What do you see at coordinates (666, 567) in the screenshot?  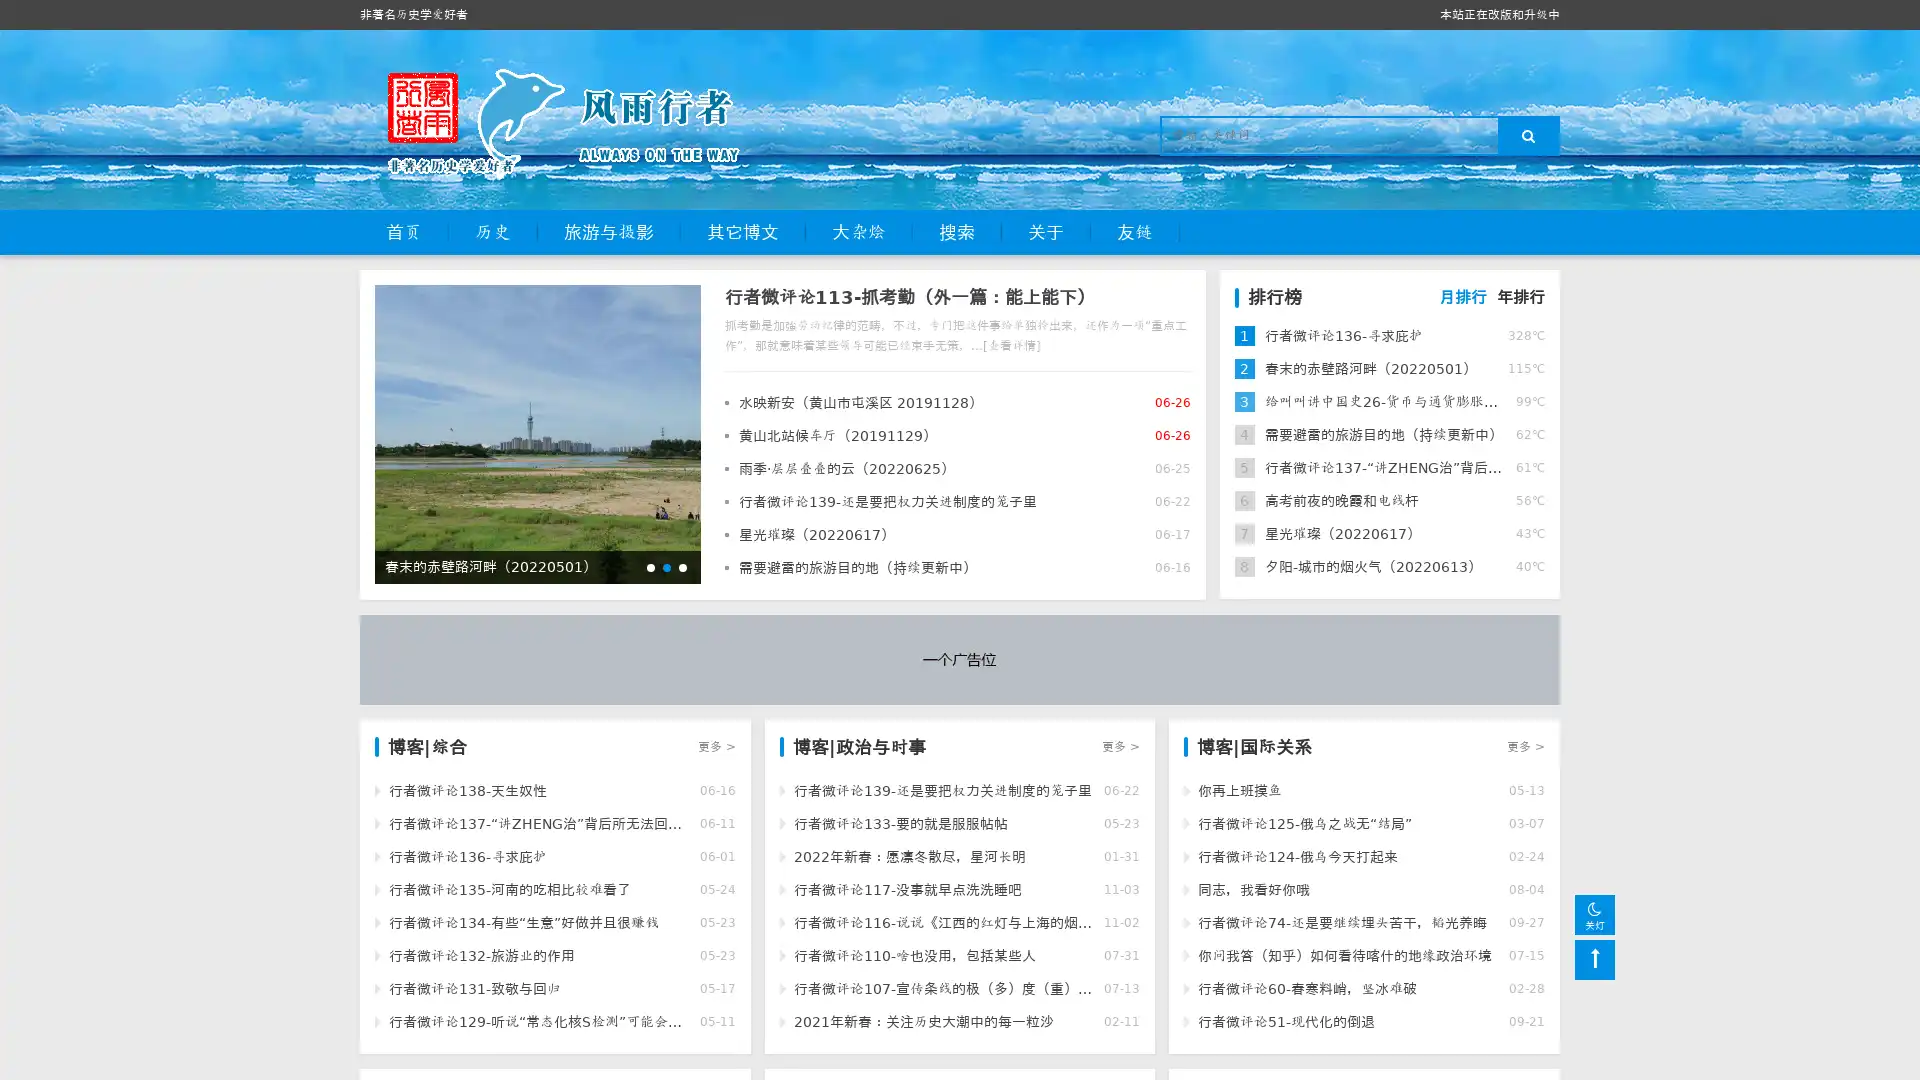 I see `Go to slide 2` at bounding box center [666, 567].